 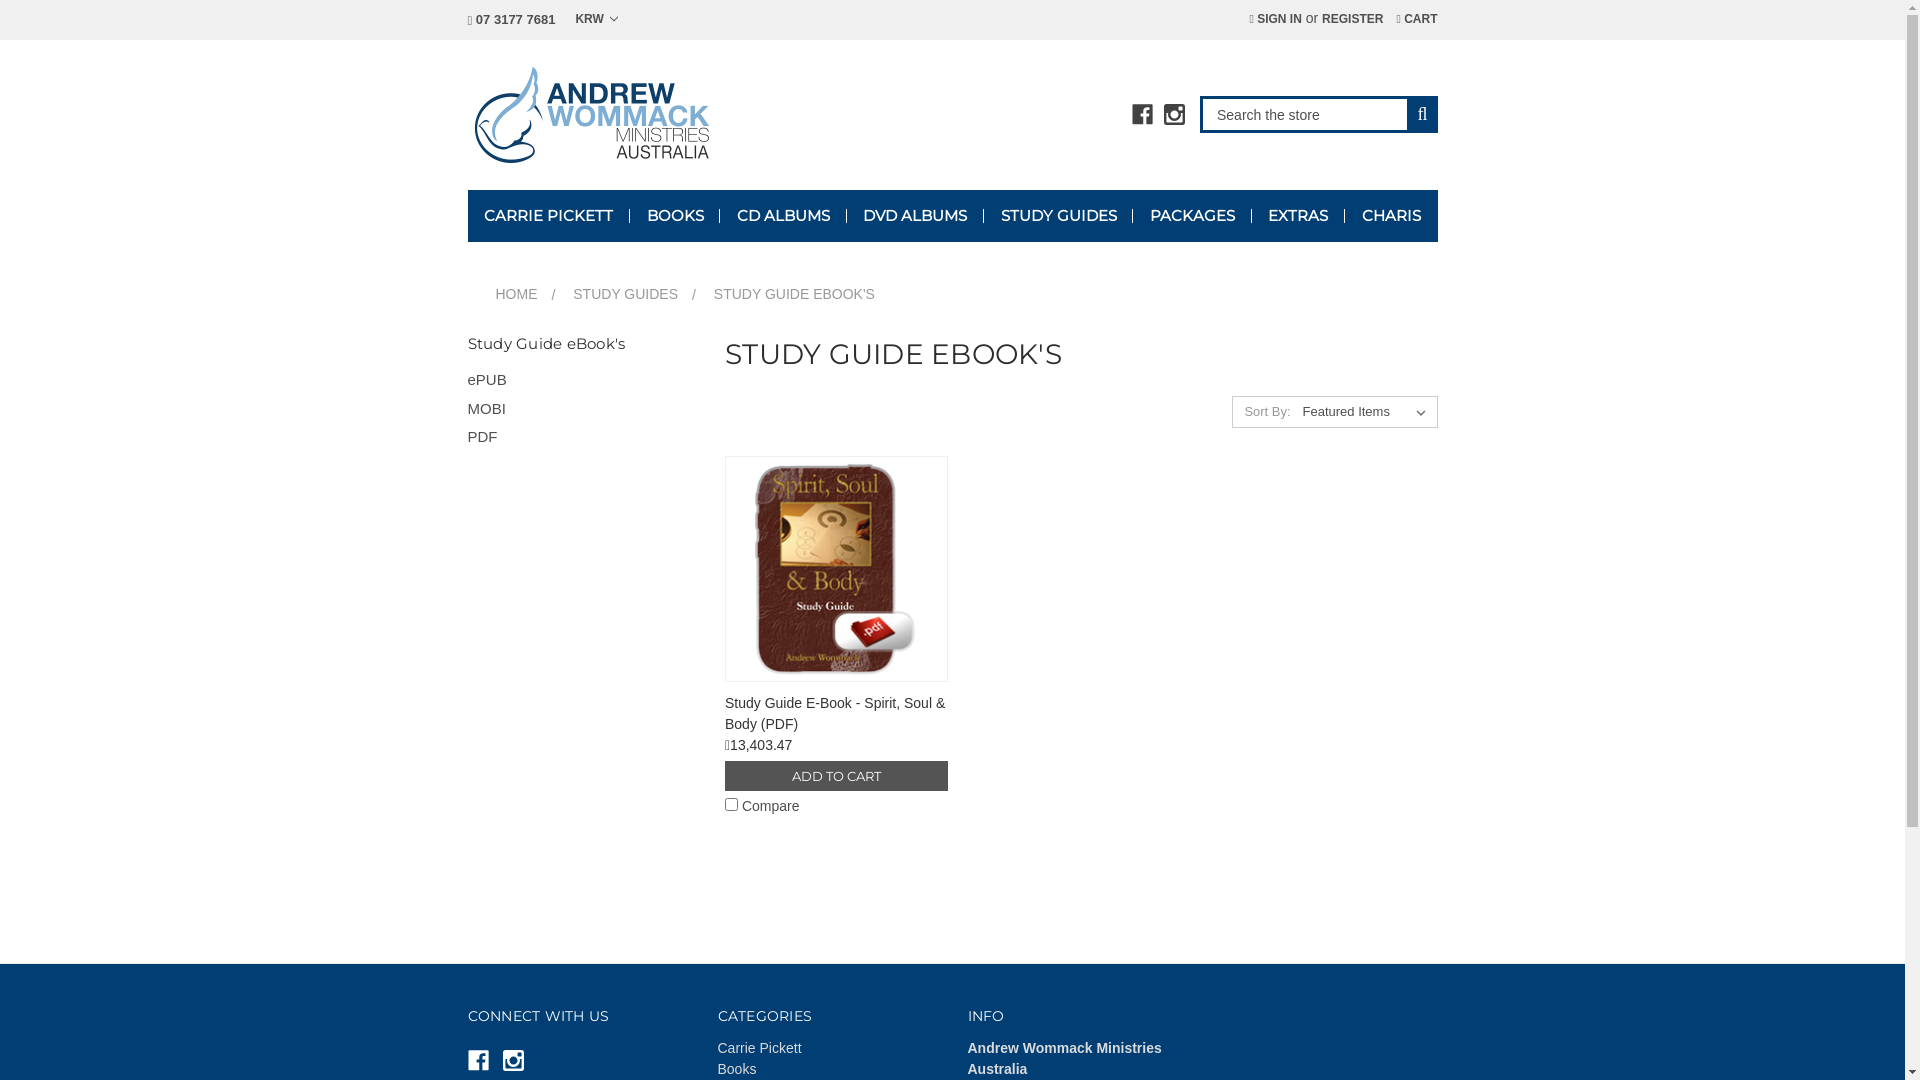 I want to click on 'HOME', so click(x=517, y=293).